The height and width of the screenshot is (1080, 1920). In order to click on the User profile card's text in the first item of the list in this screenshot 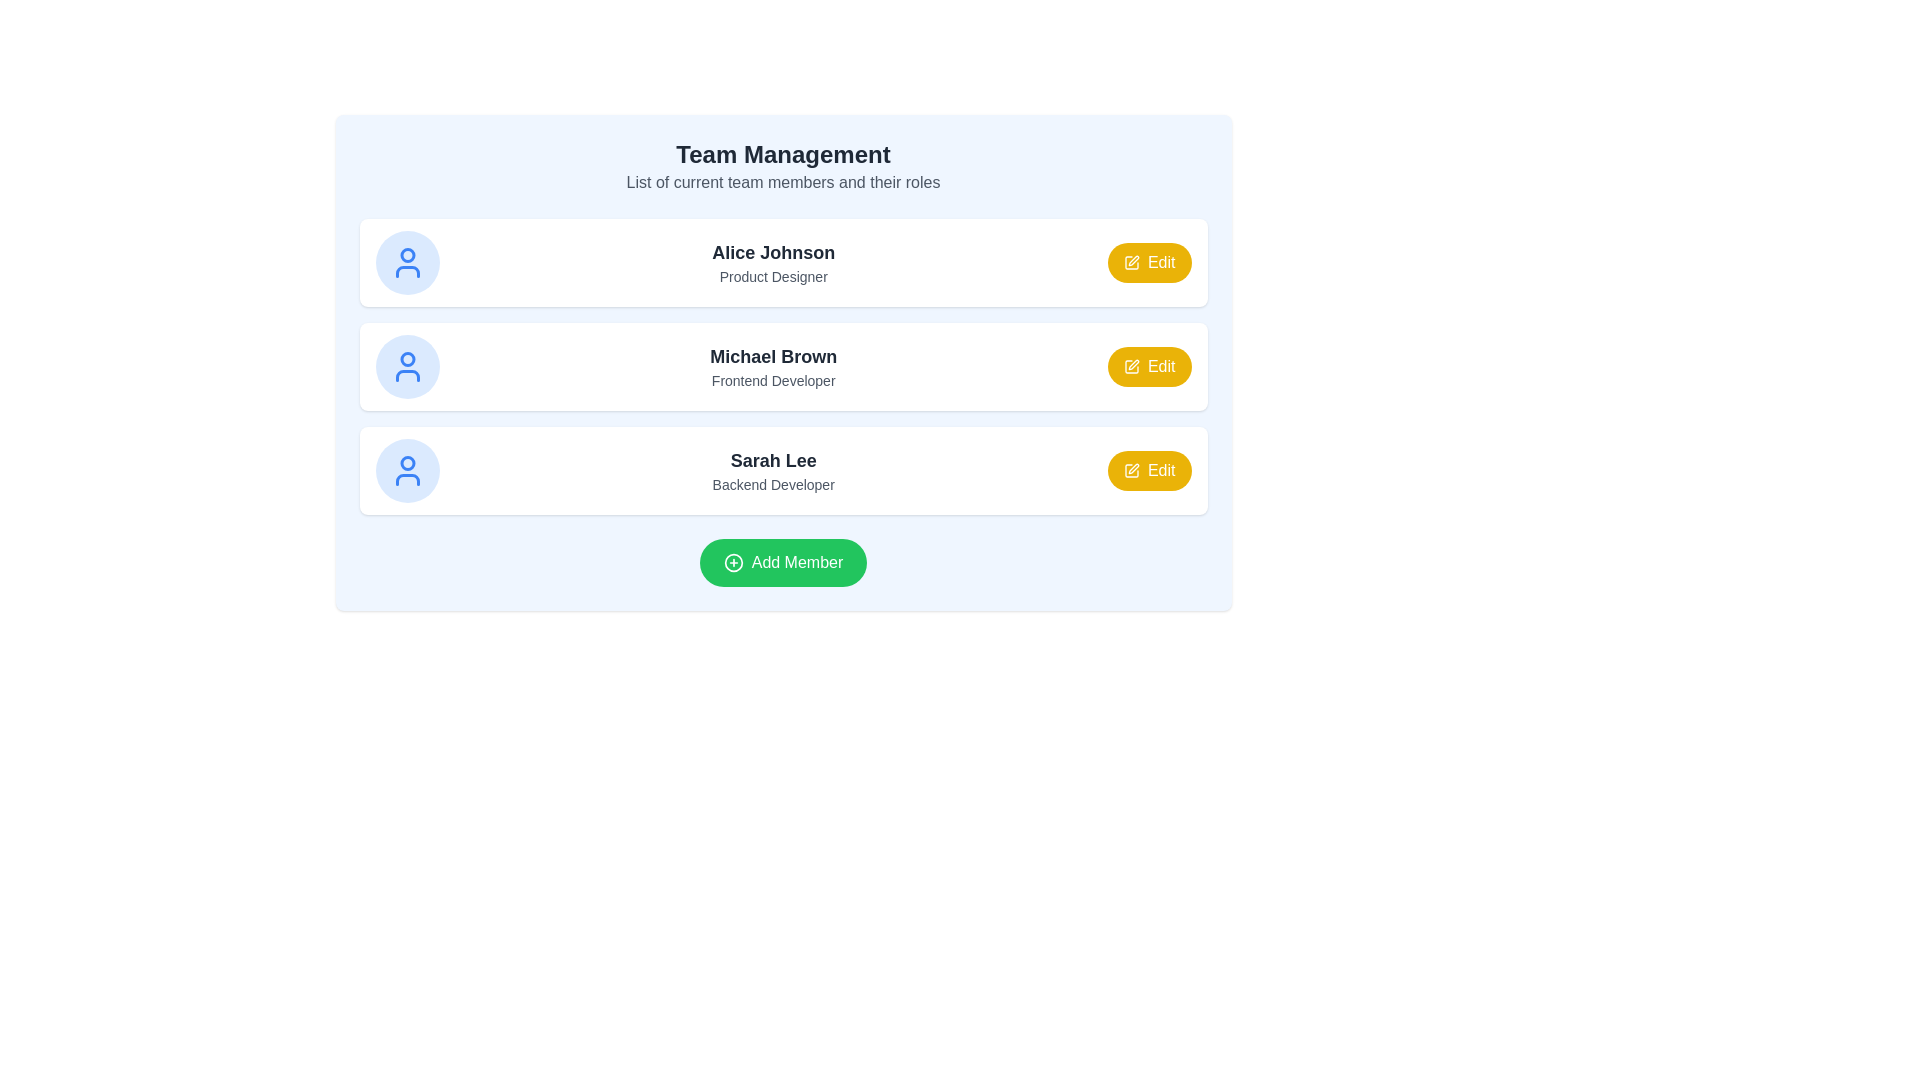, I will do `click(782, 261)`.